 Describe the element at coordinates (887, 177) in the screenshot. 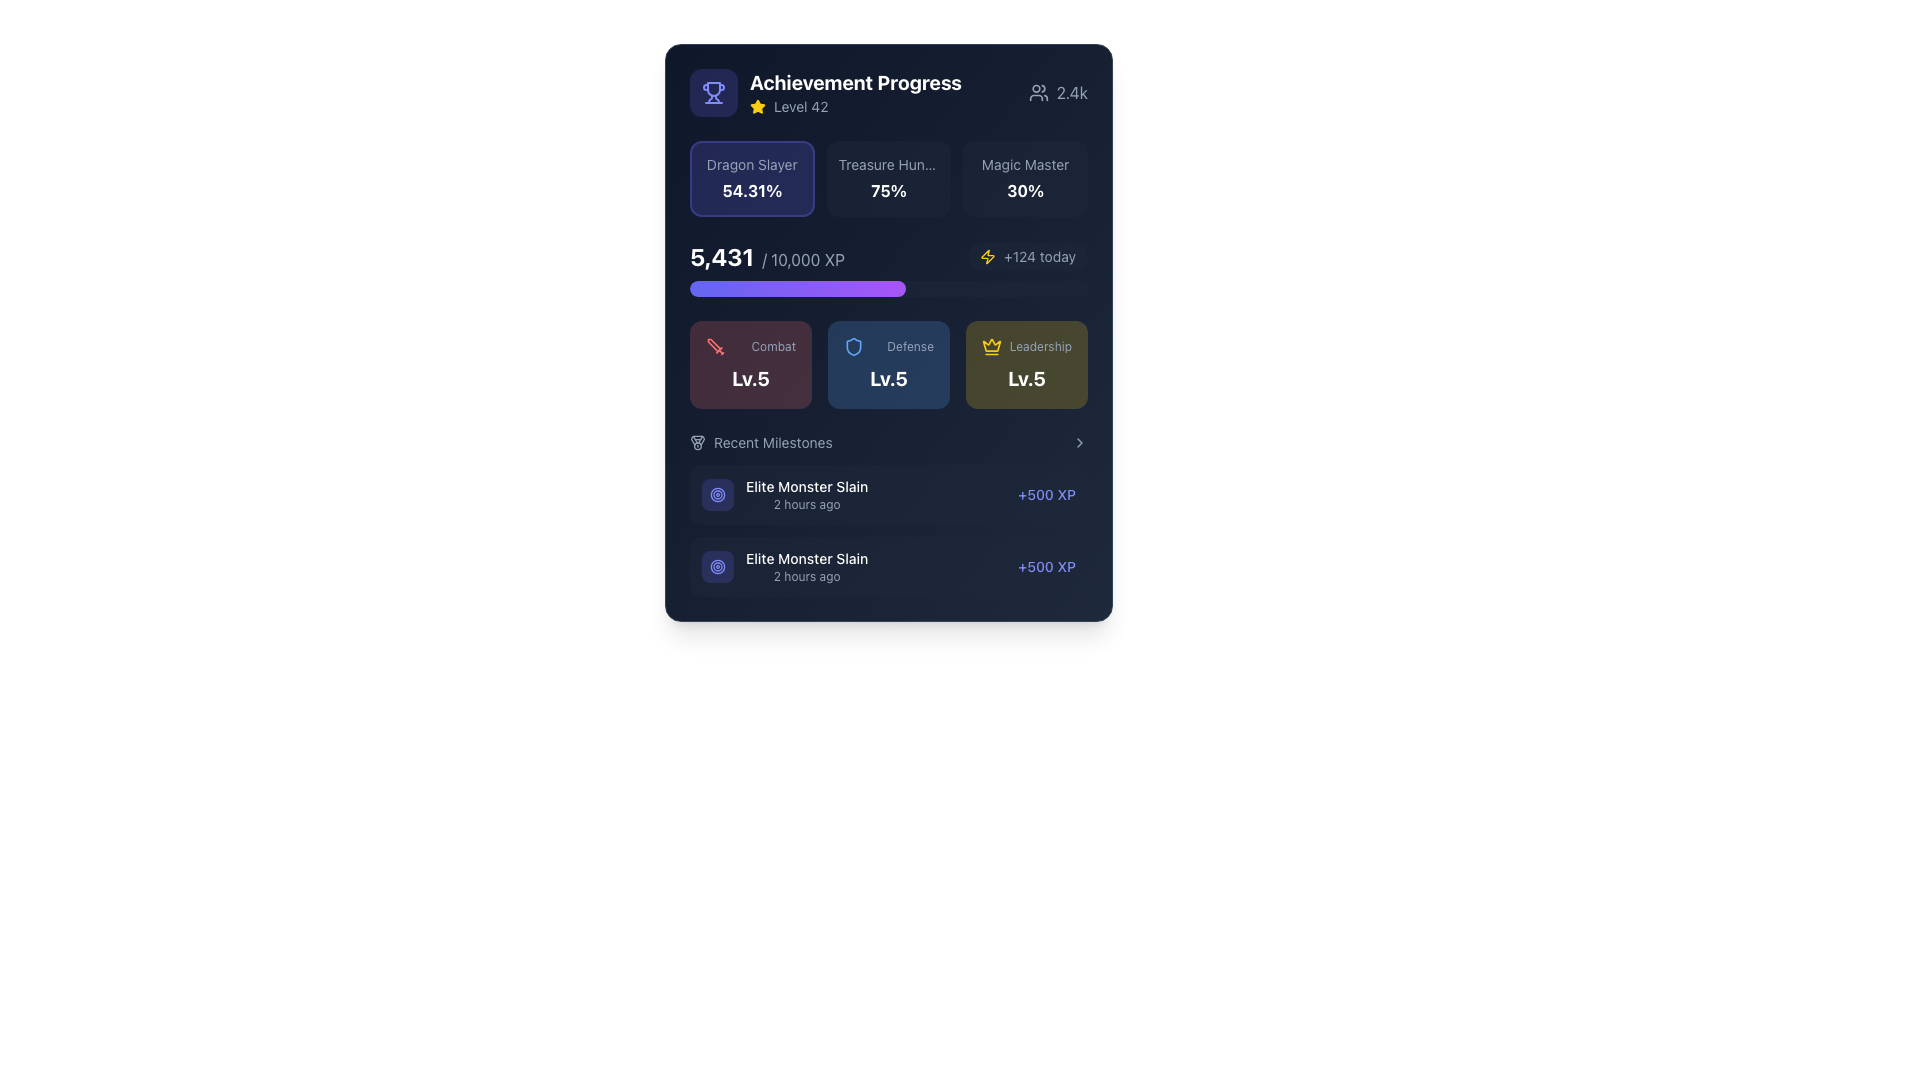

I see `the 'Treasure Hunter' interactive card for keyboard interactions` at that location.